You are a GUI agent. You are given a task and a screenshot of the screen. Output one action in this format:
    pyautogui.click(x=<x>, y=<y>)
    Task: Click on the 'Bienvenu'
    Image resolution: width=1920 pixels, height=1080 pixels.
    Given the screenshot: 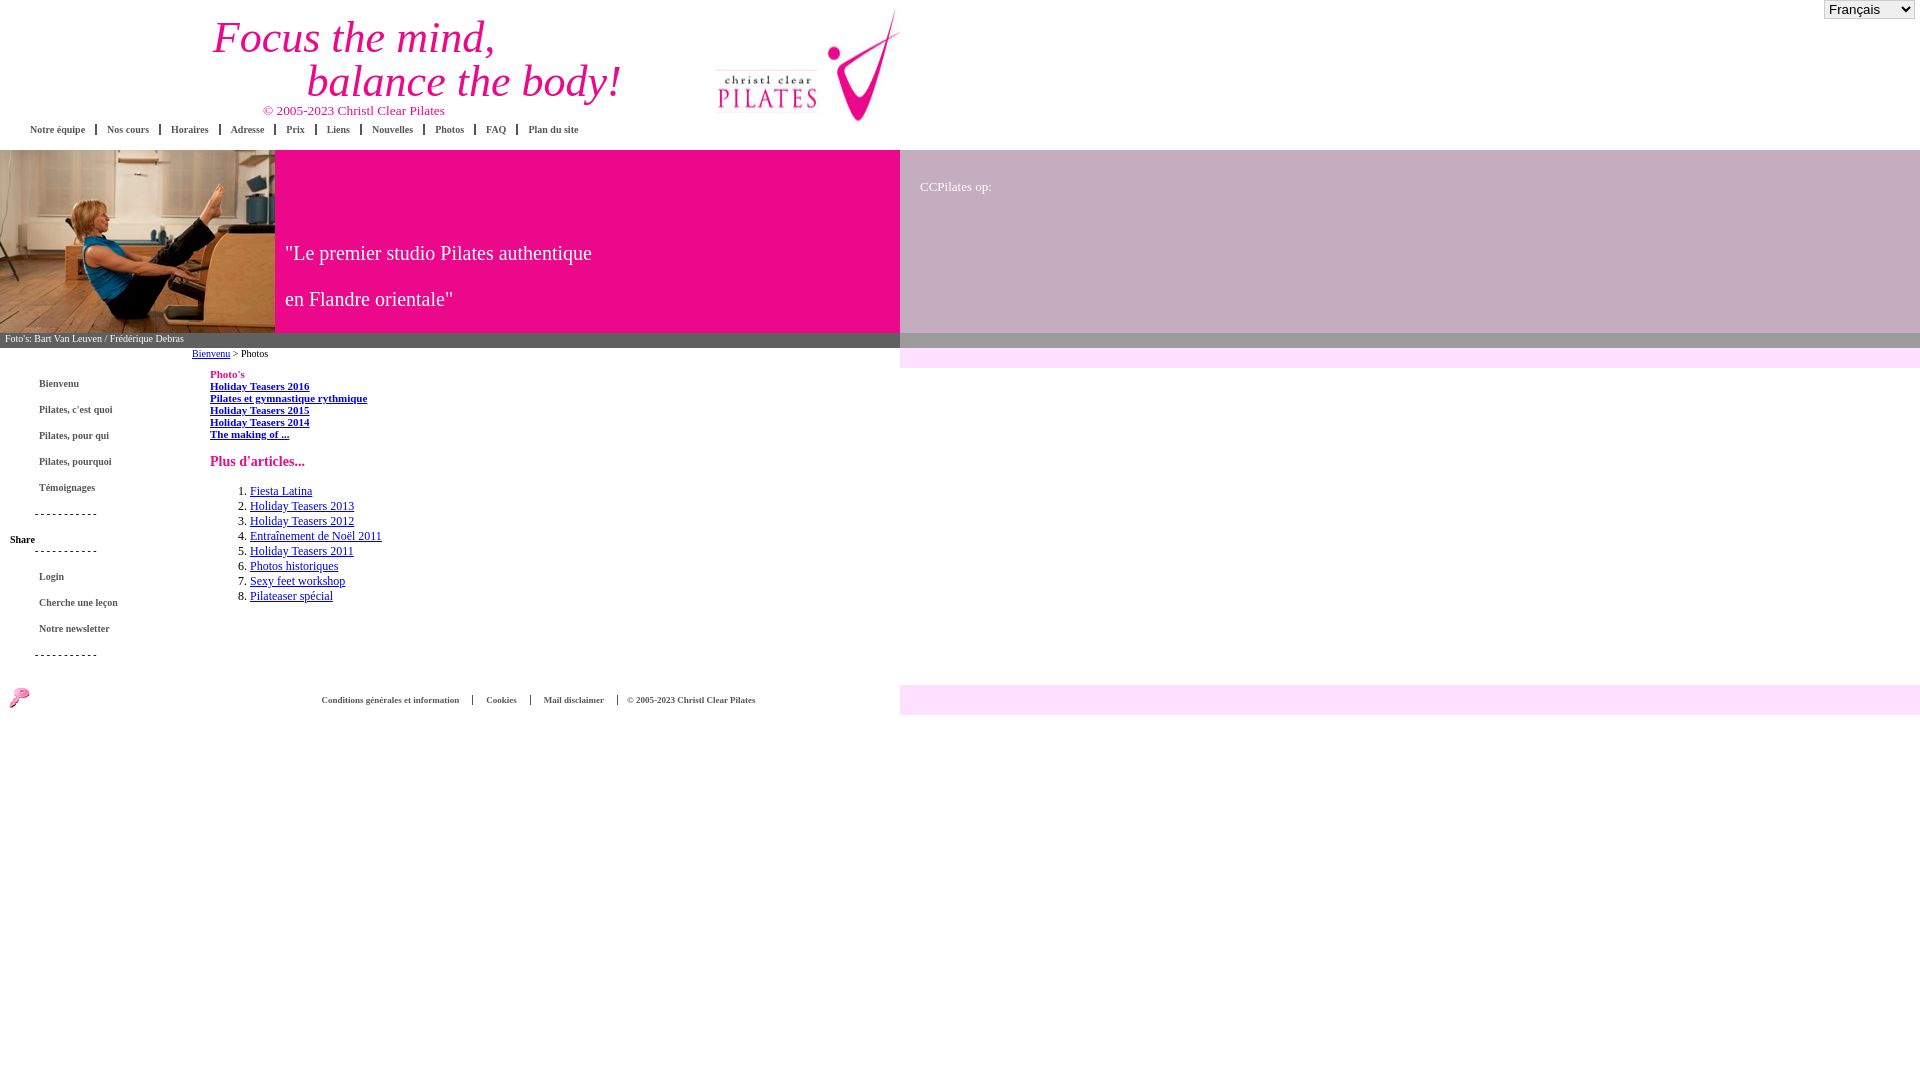 What is the action you would take?
    pyautogui.click(x=211, y=352)
    